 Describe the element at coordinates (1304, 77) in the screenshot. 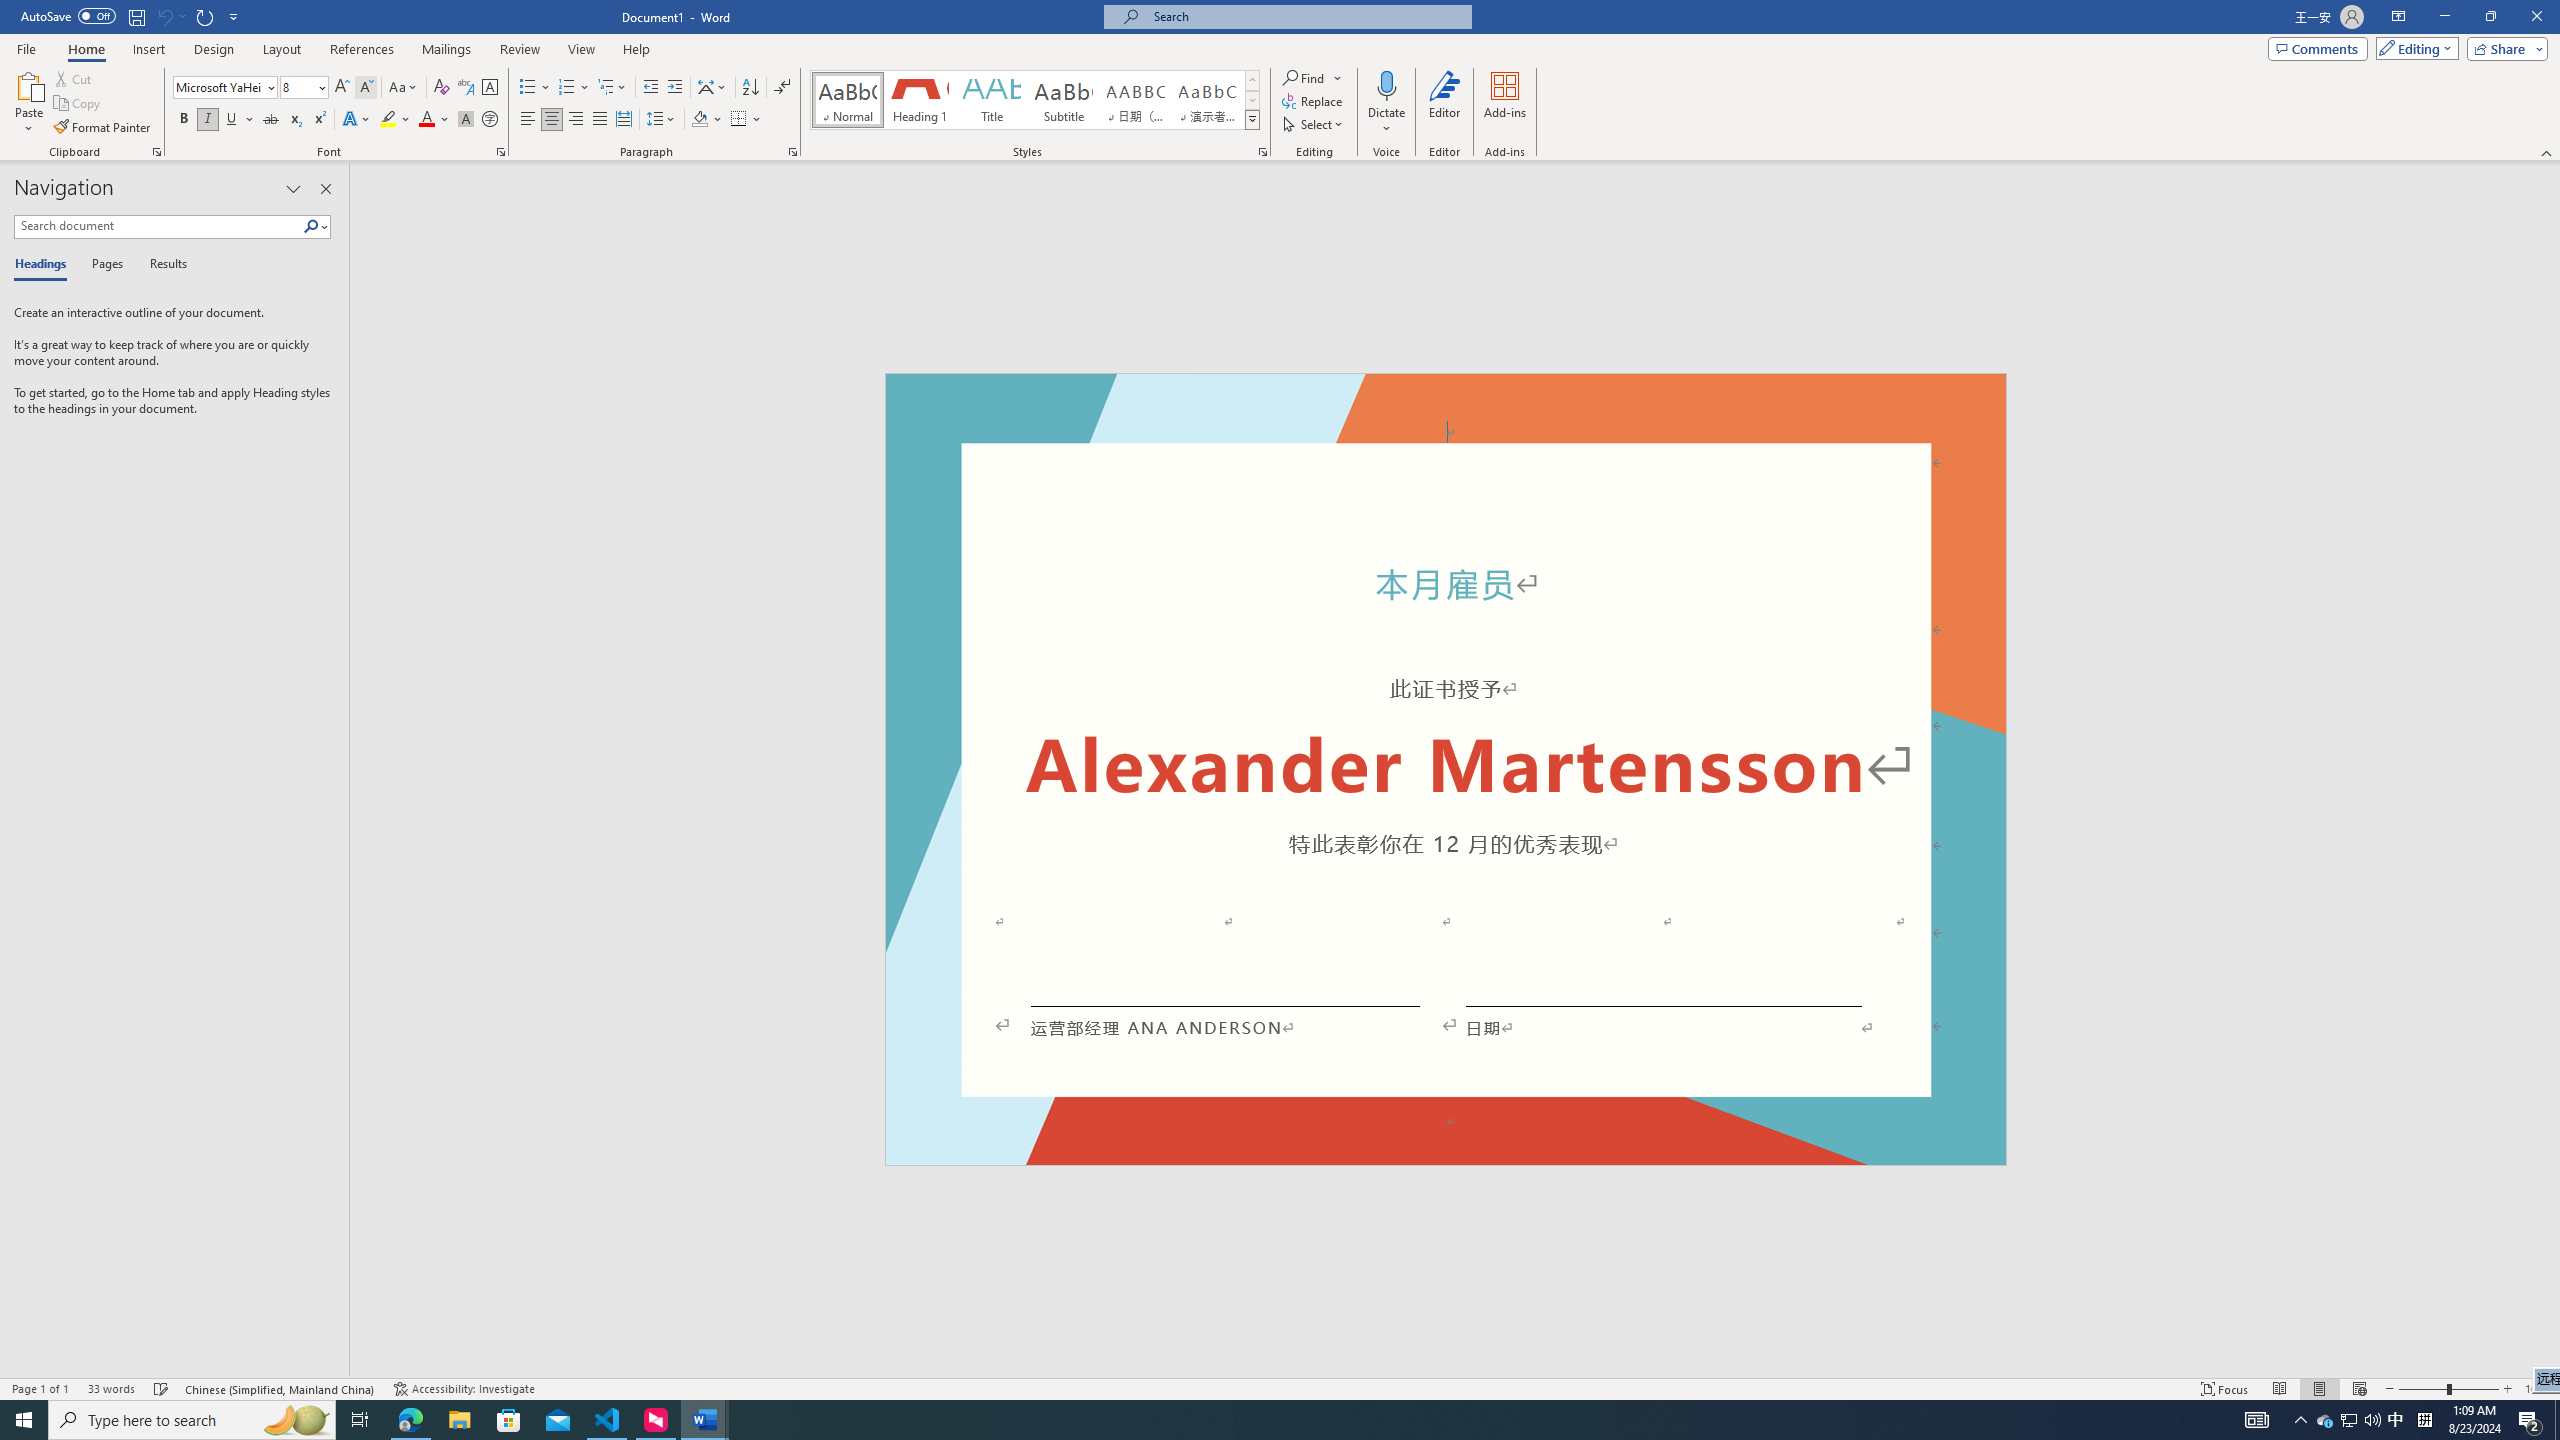

I see `'Find'` at that location.